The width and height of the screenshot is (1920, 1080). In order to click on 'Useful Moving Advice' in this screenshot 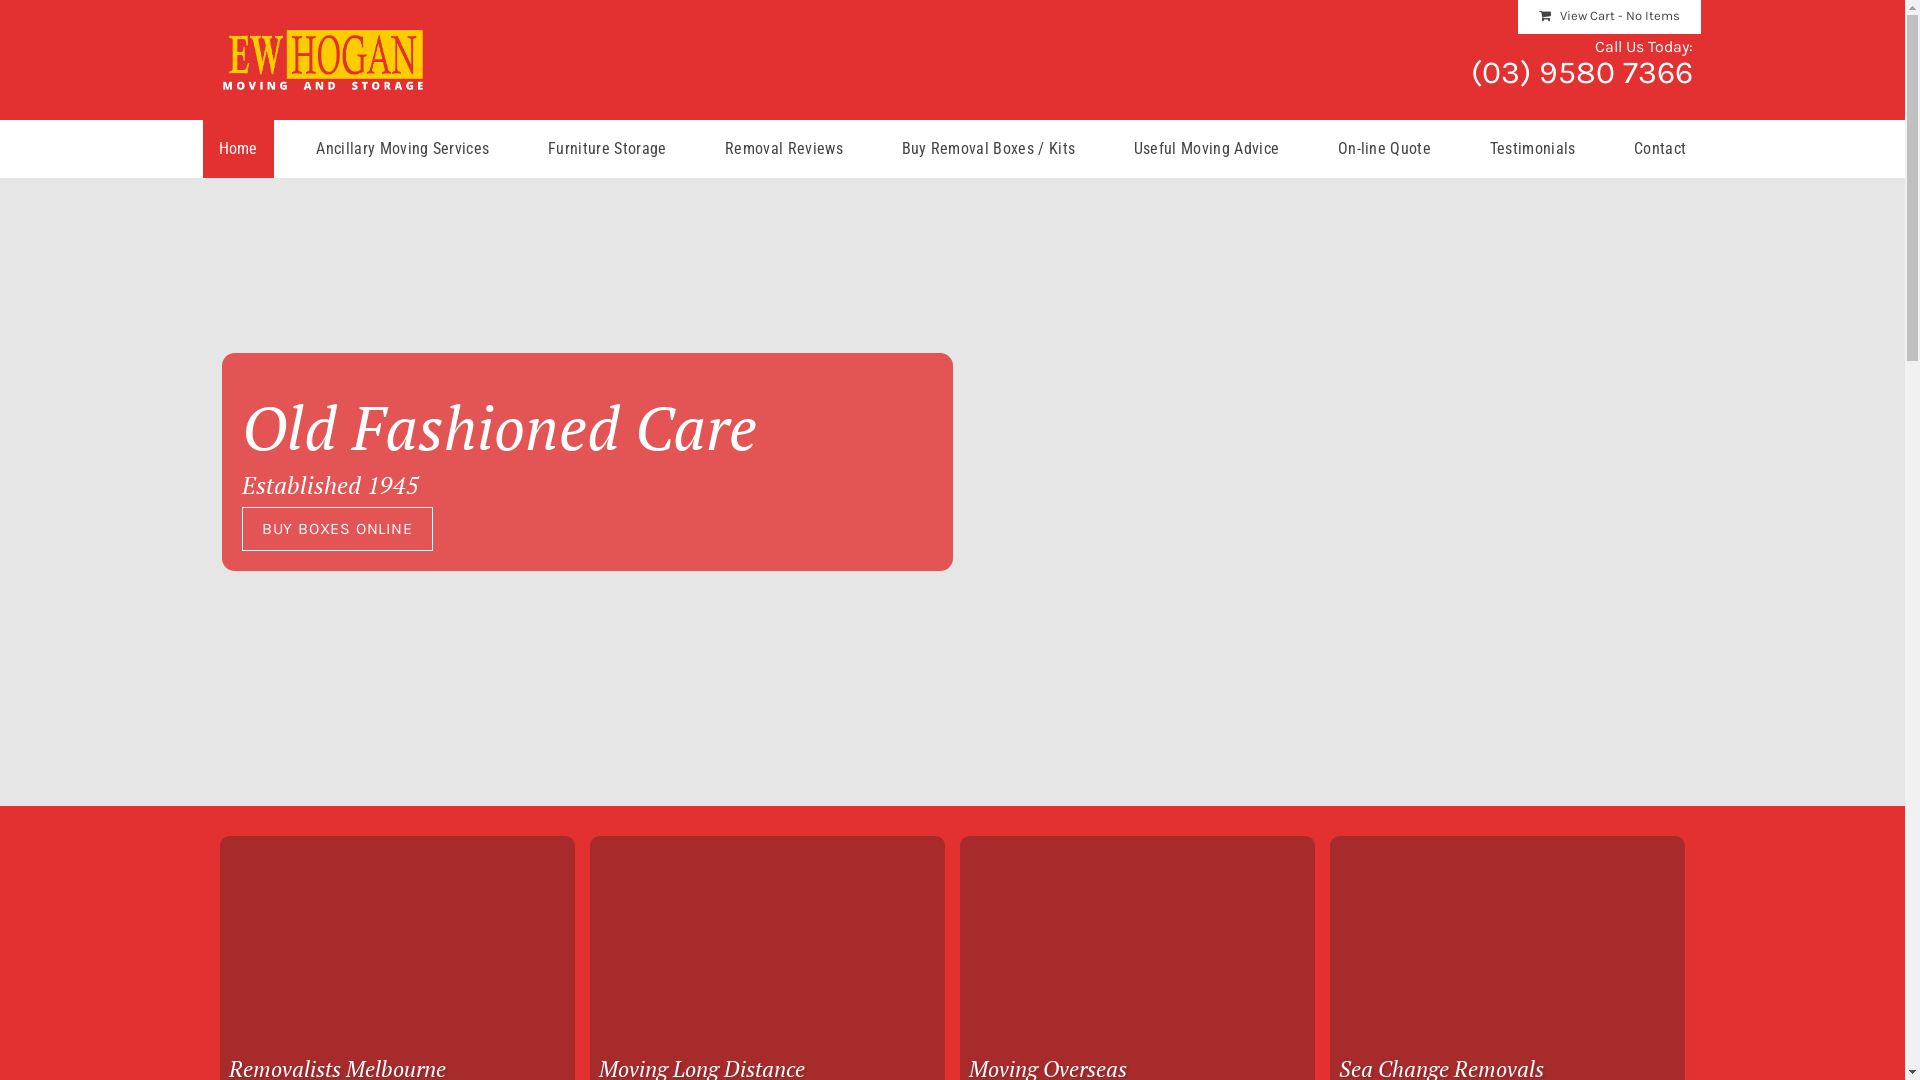, I will do `click(1205, 148)`.